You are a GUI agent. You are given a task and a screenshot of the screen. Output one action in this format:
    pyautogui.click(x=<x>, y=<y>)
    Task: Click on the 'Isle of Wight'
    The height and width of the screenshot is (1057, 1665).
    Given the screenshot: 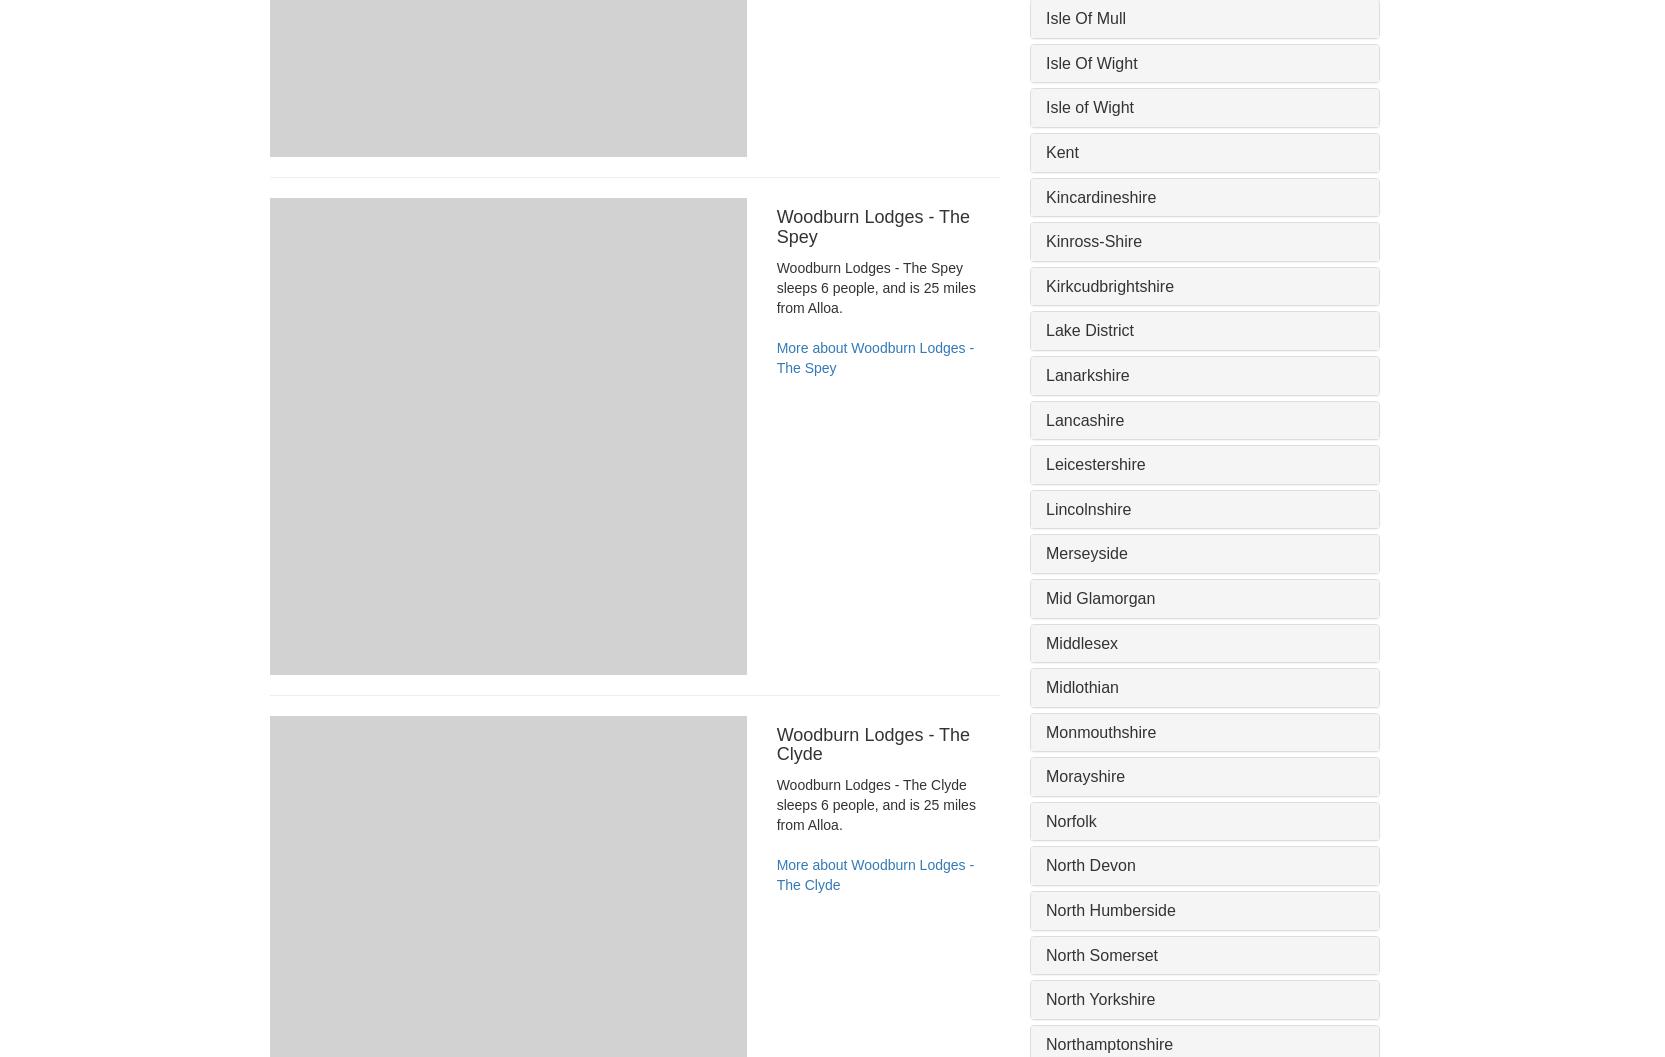 What is the action you would take?
    pyautogui.click(x=1090, y=106)
    